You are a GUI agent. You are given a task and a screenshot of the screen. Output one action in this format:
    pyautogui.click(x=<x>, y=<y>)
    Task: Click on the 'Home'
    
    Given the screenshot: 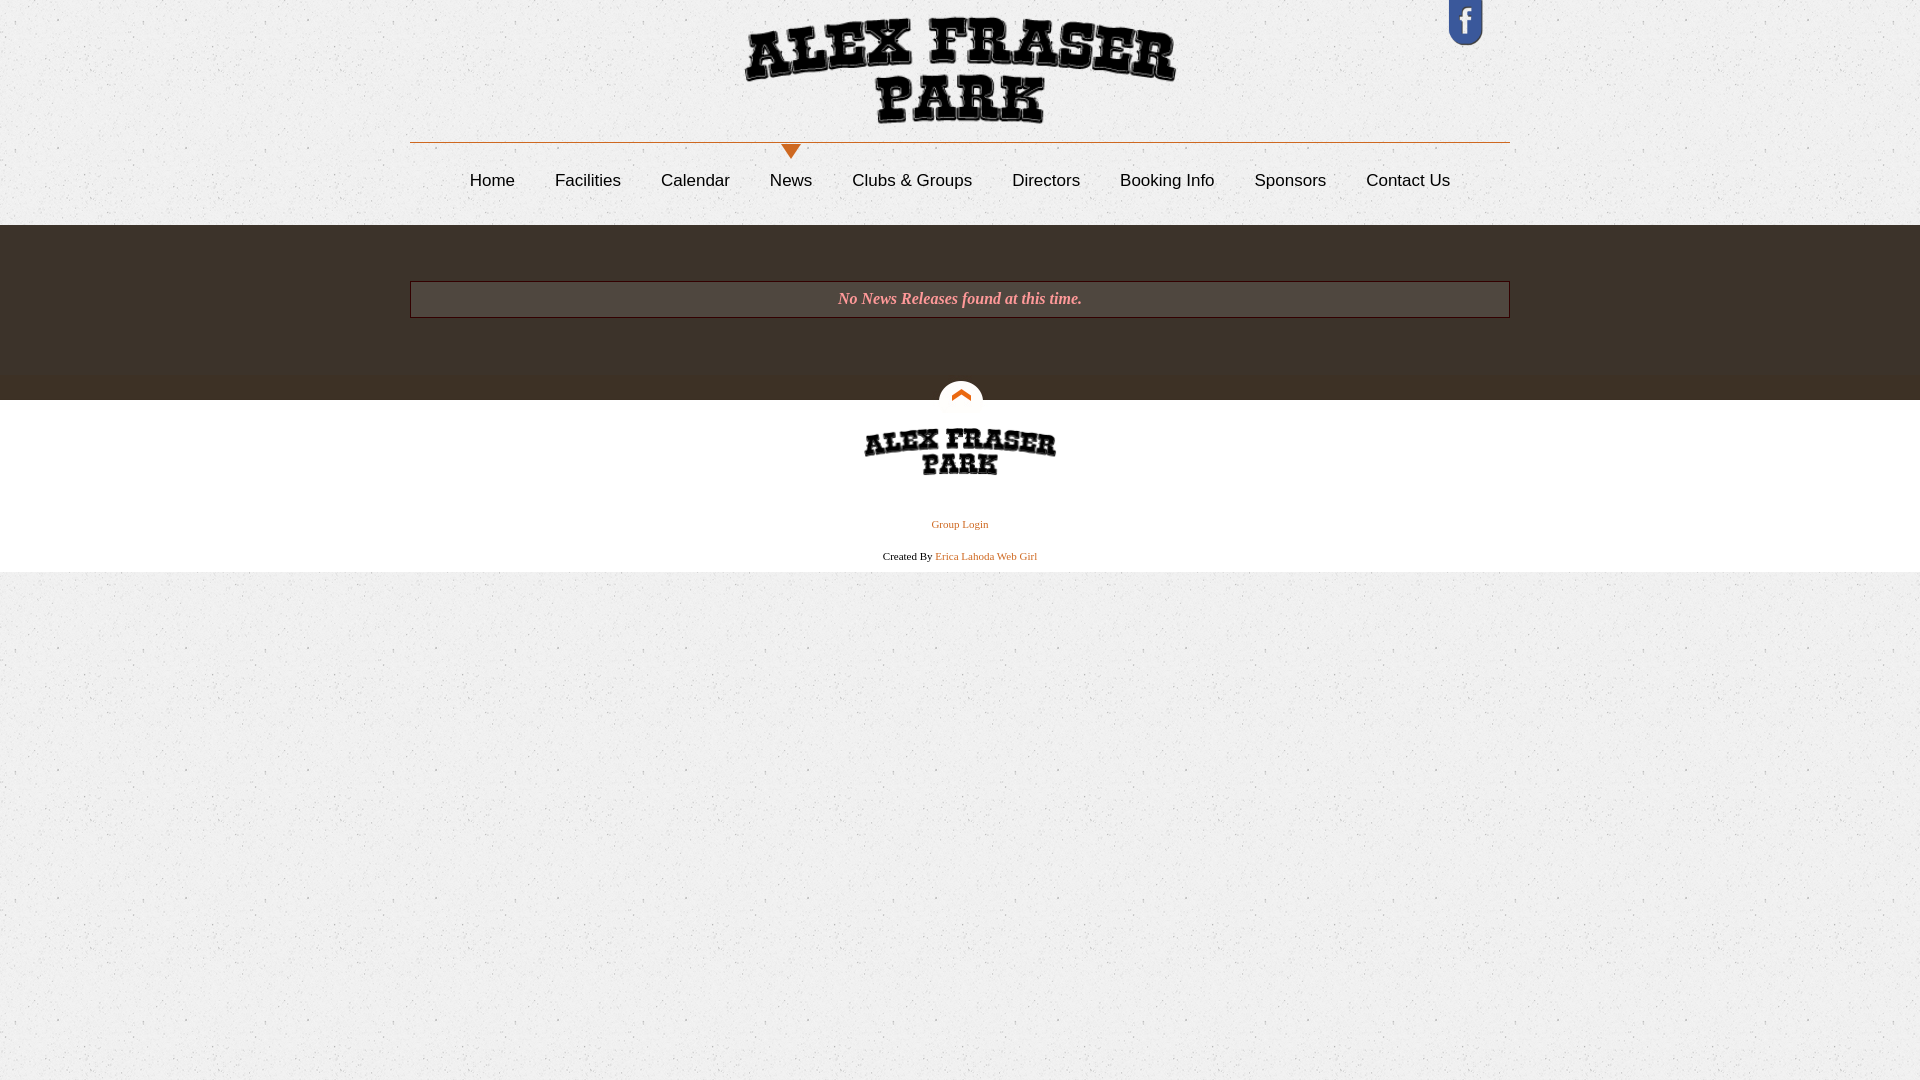 What is the action you would take?
    pyautogui.click(x=492, y=180)
    